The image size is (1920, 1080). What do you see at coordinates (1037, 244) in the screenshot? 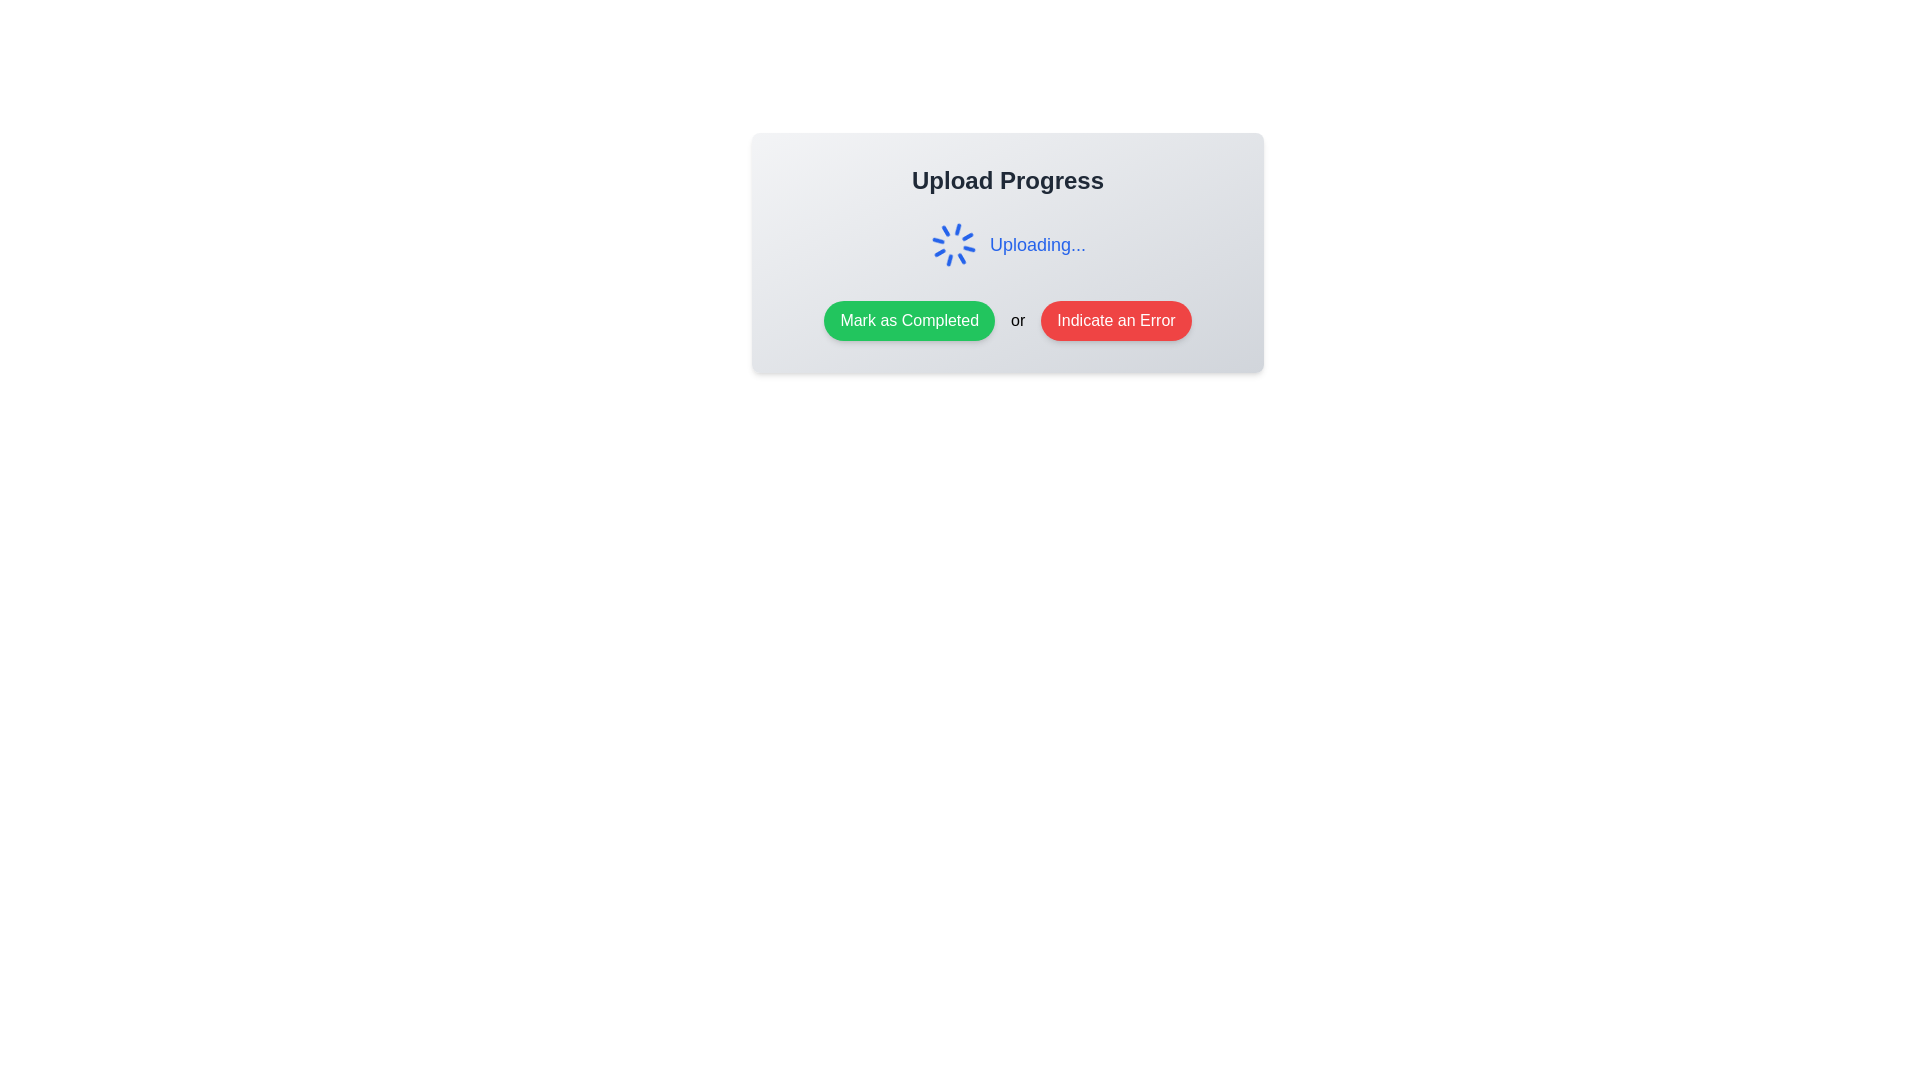
I see `the status indicator text label that shows the upload process is in progress, located in the 'Upload Progress' modal, to the right of the spinning loader icon` at bounding box center [1037, 244].